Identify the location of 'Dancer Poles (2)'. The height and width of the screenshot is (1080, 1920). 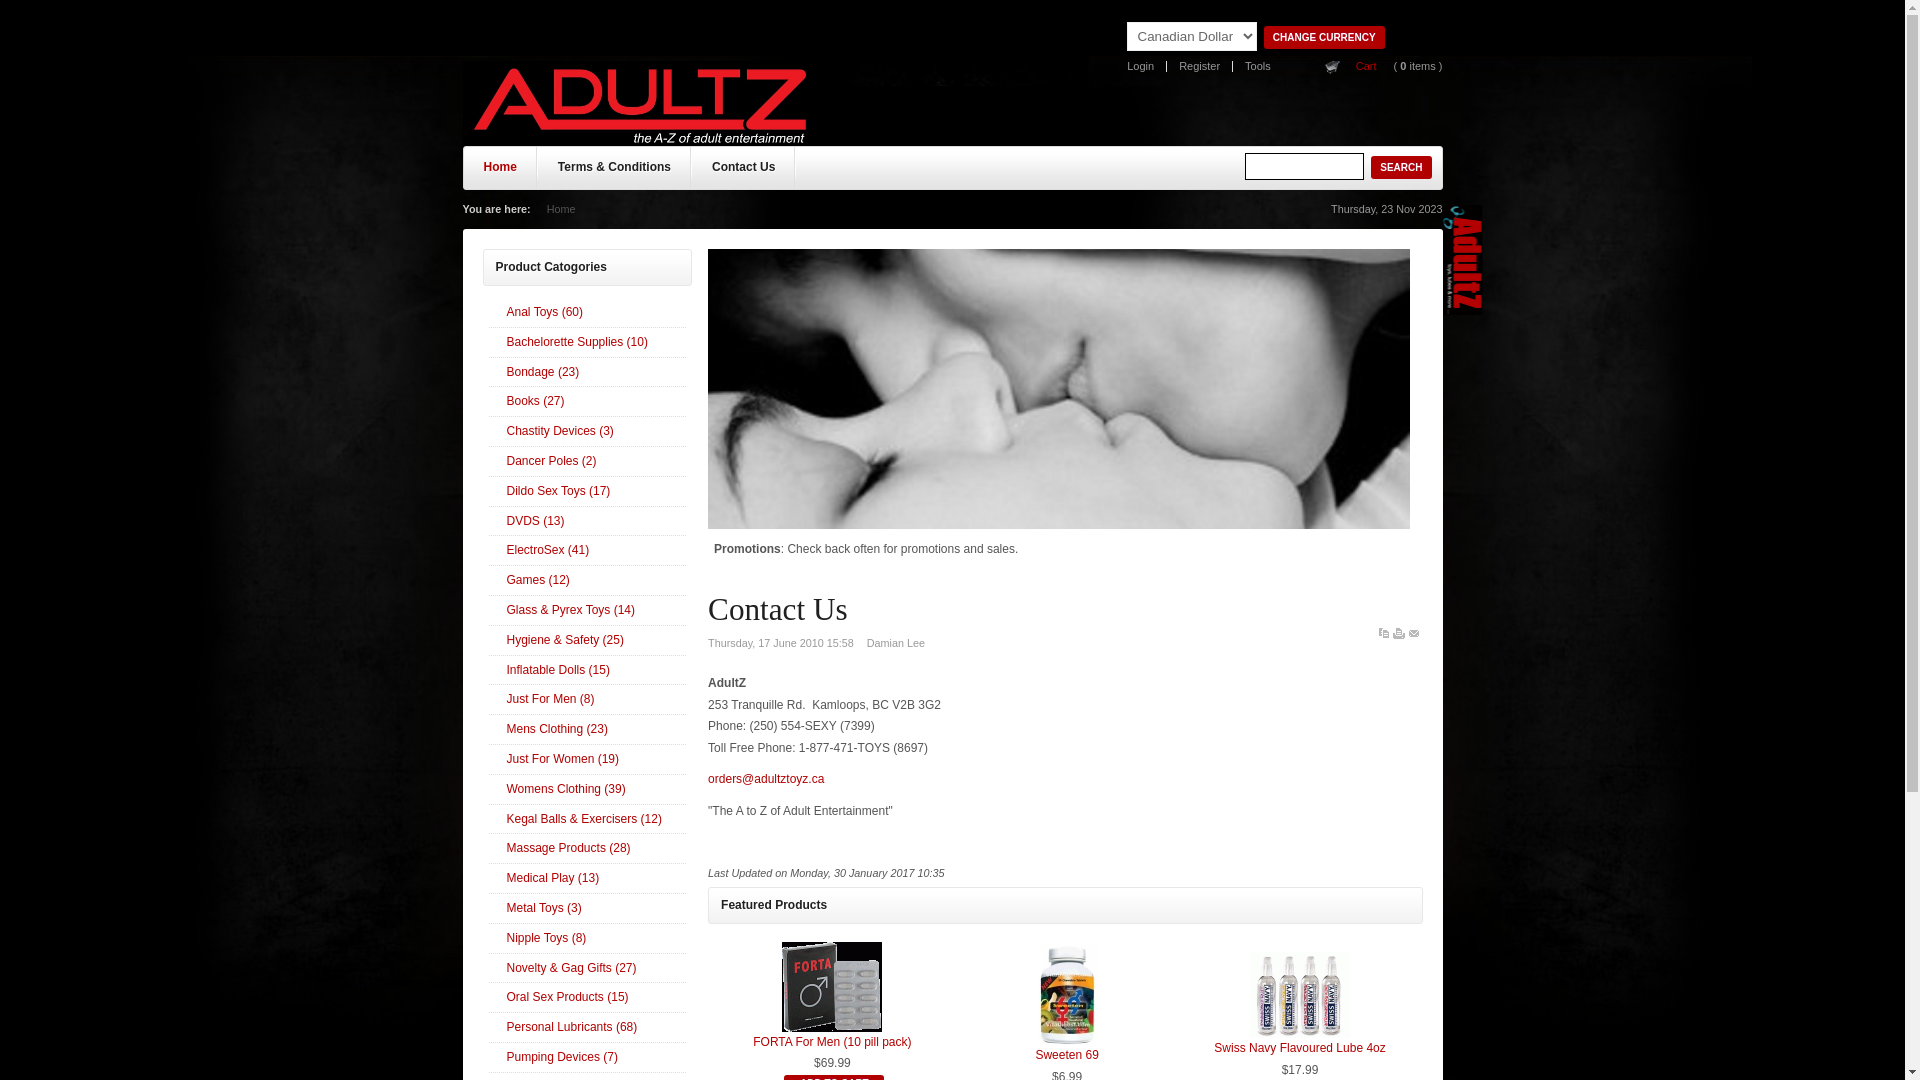
(585, 462).